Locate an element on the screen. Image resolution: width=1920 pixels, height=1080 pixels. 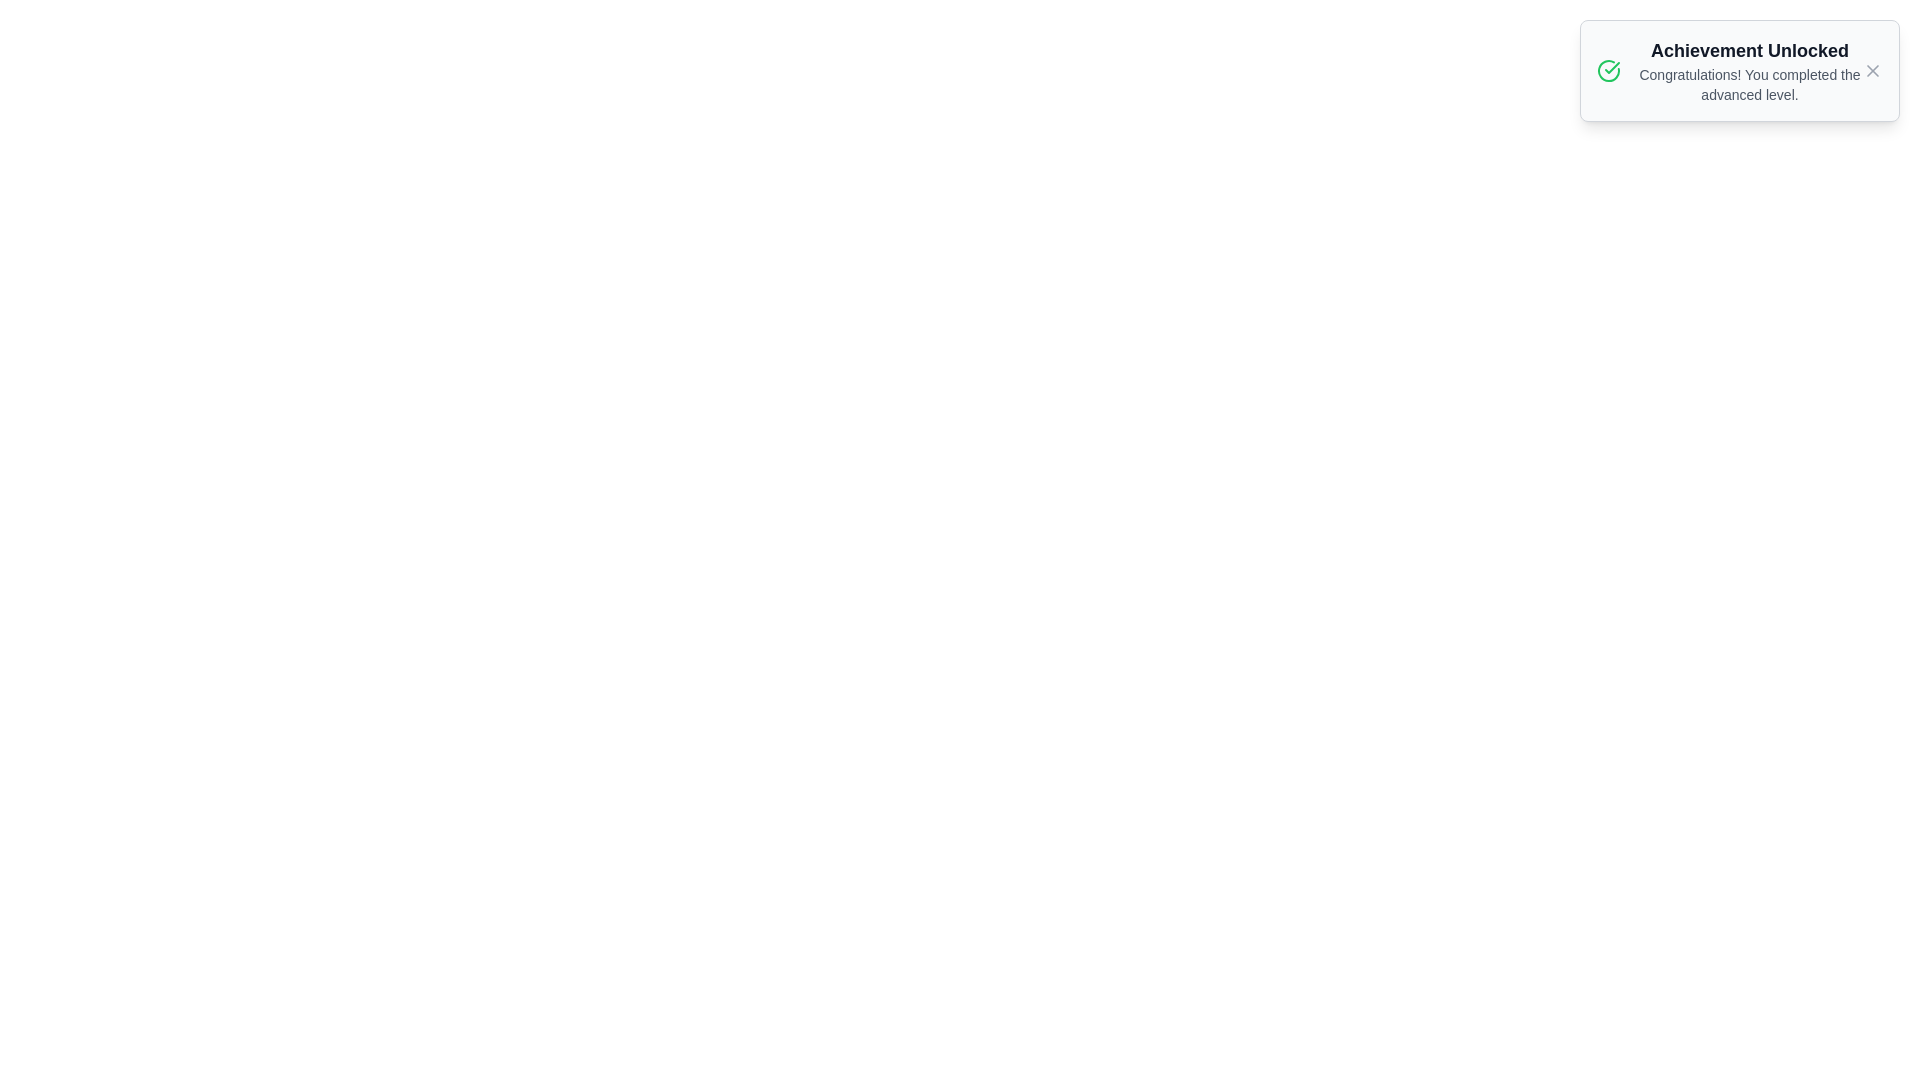
the close button of the notification to remove it is located at coordinates (1871, 69).